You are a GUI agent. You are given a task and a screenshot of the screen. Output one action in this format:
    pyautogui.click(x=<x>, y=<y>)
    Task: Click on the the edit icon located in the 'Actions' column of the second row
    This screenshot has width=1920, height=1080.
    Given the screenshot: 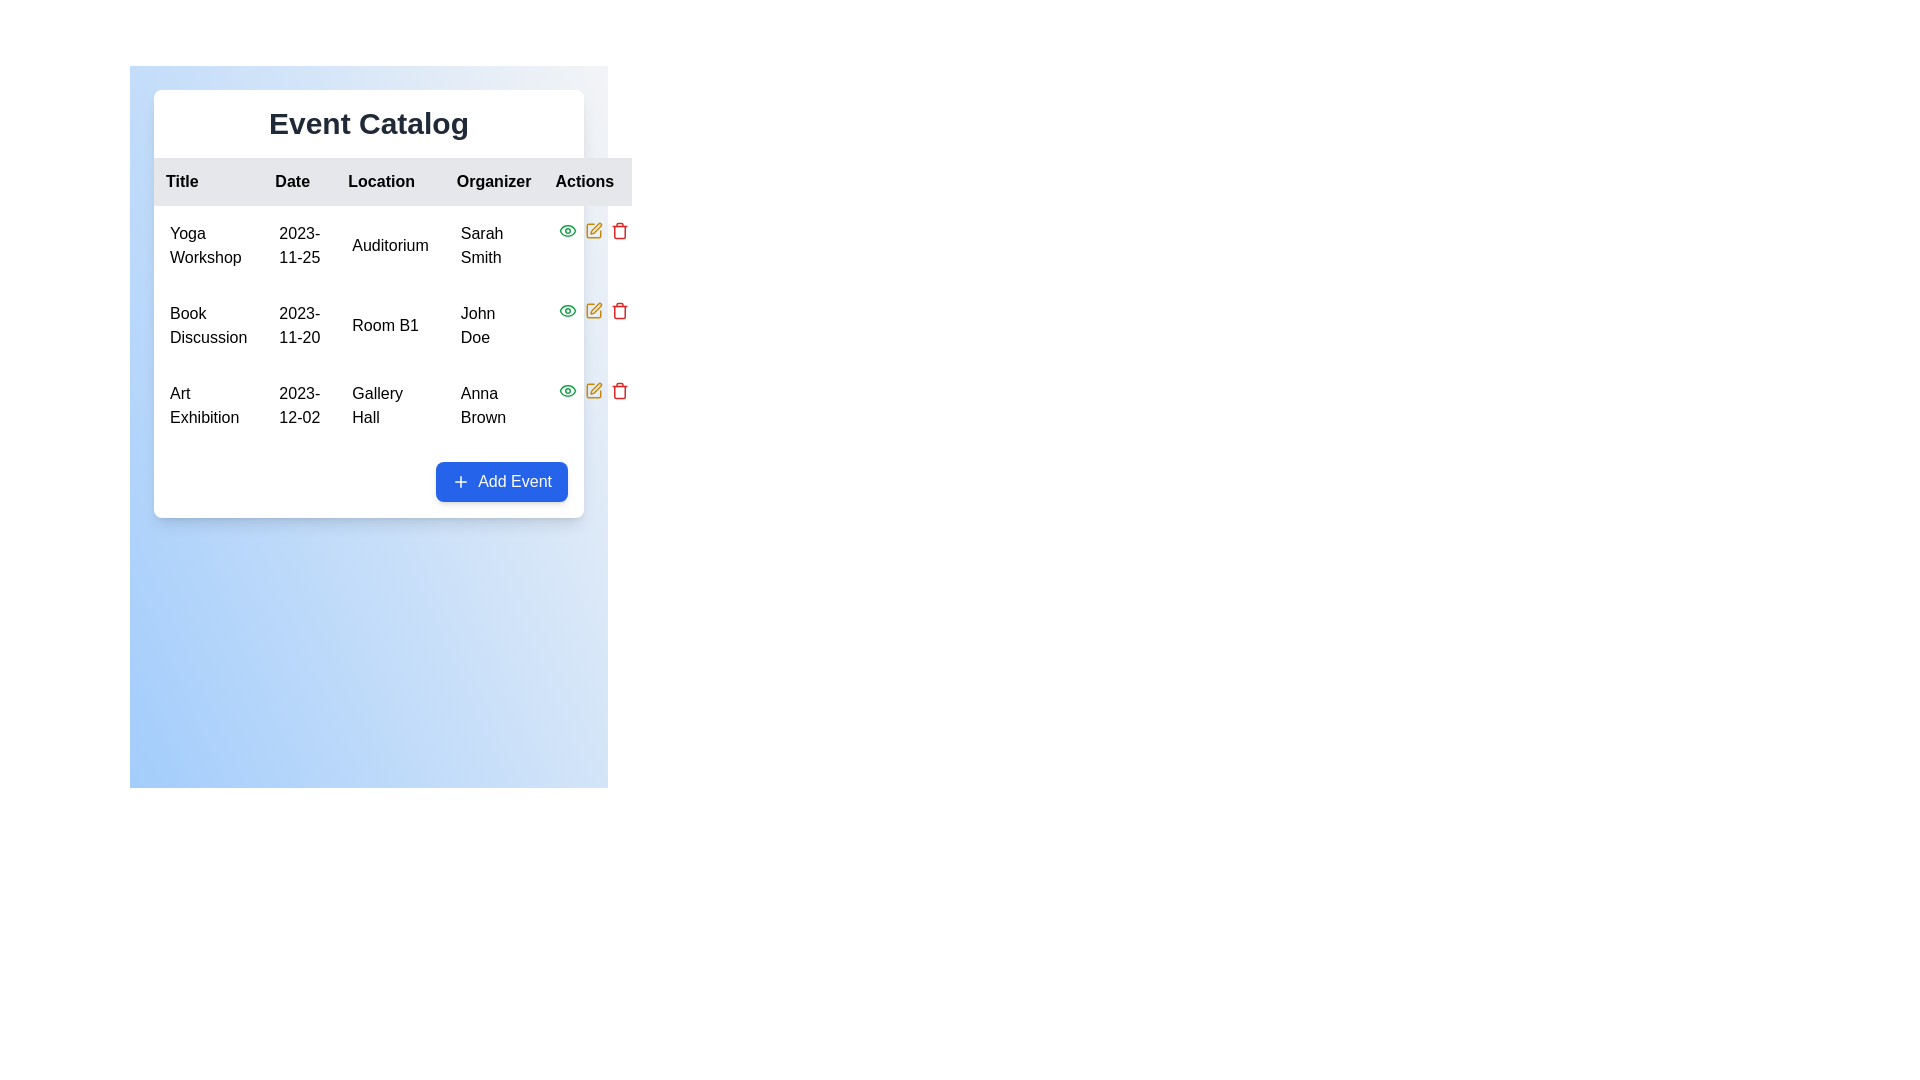 What is the action you would take?
    pyautogui.click(x=595, y=227)
    